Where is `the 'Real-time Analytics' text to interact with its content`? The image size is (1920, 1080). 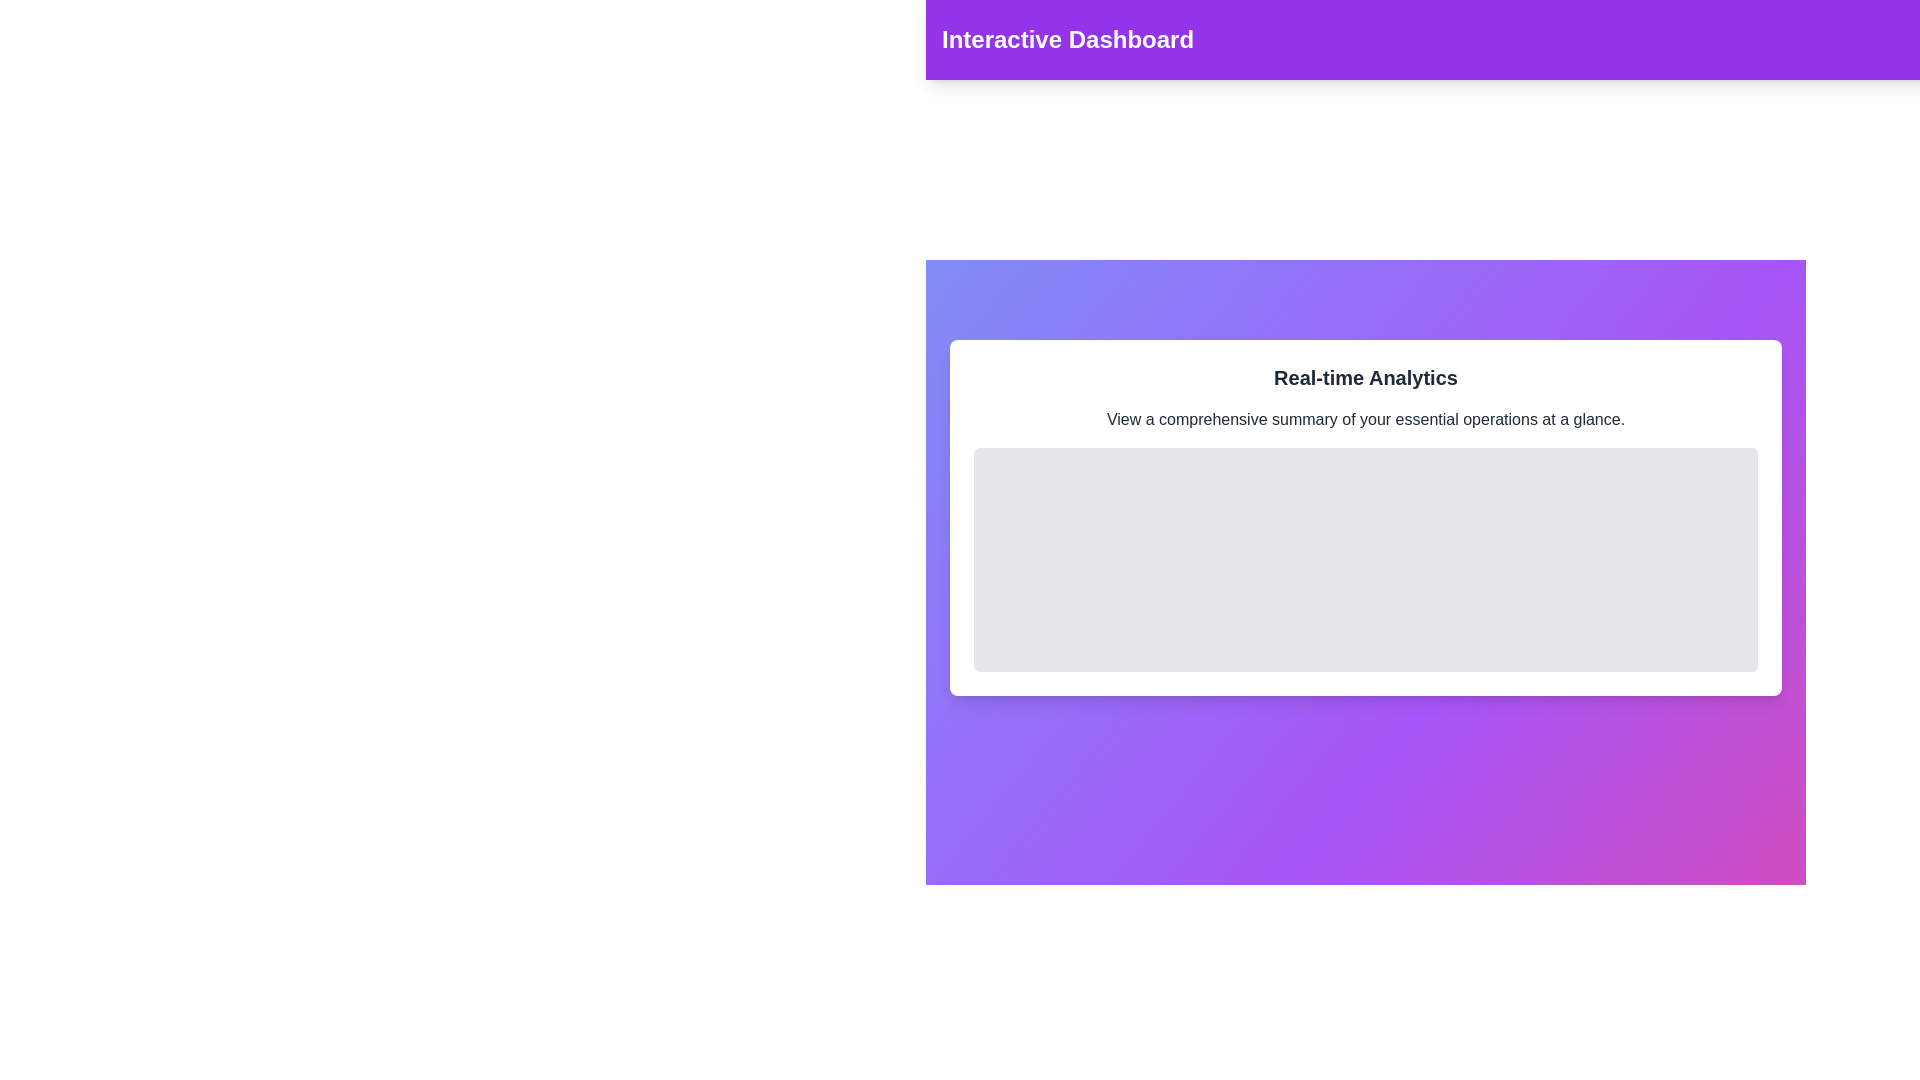 the 'Real-time Analytics' text to interact with its content is located at coordinates (1365, 378).